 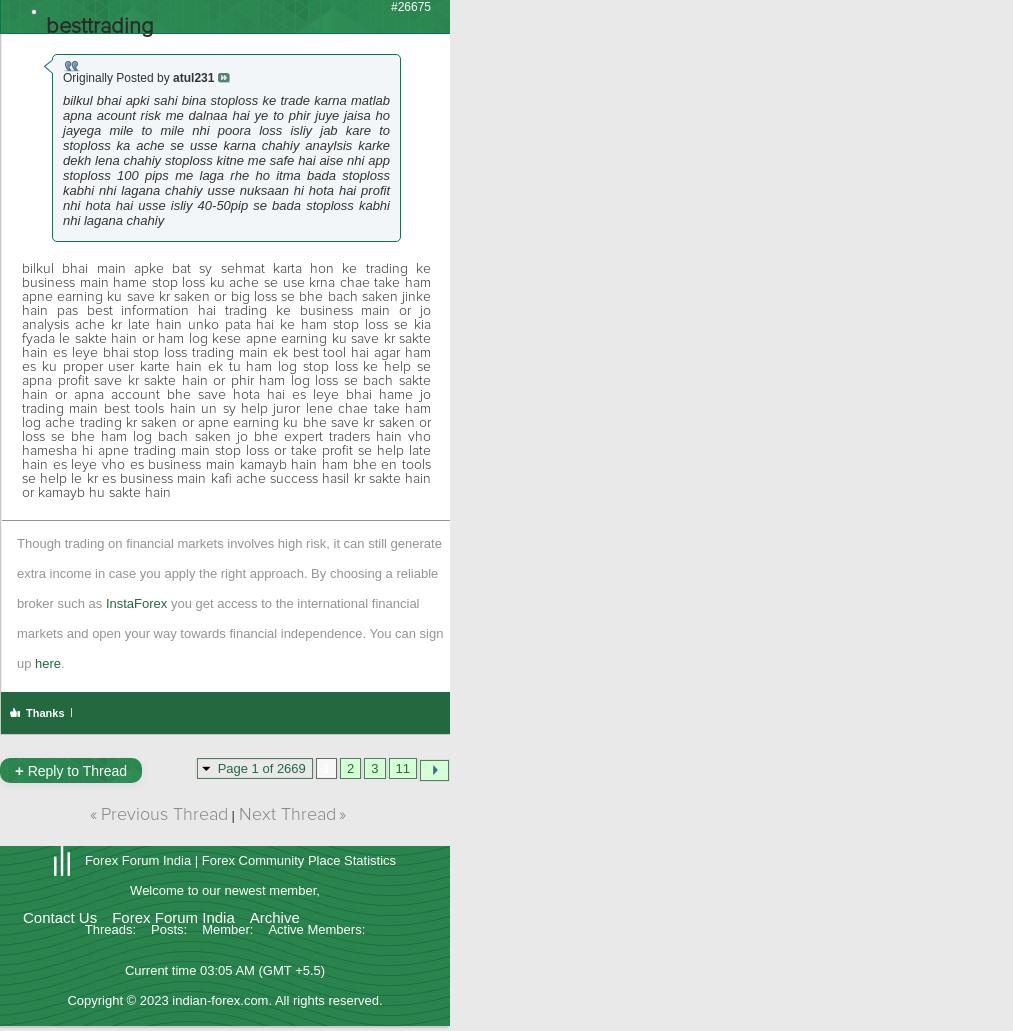 What do you see at coordinates (236, 814) in the screenshot?
I see `'Next Thread'` at bounding box center [236, 814].